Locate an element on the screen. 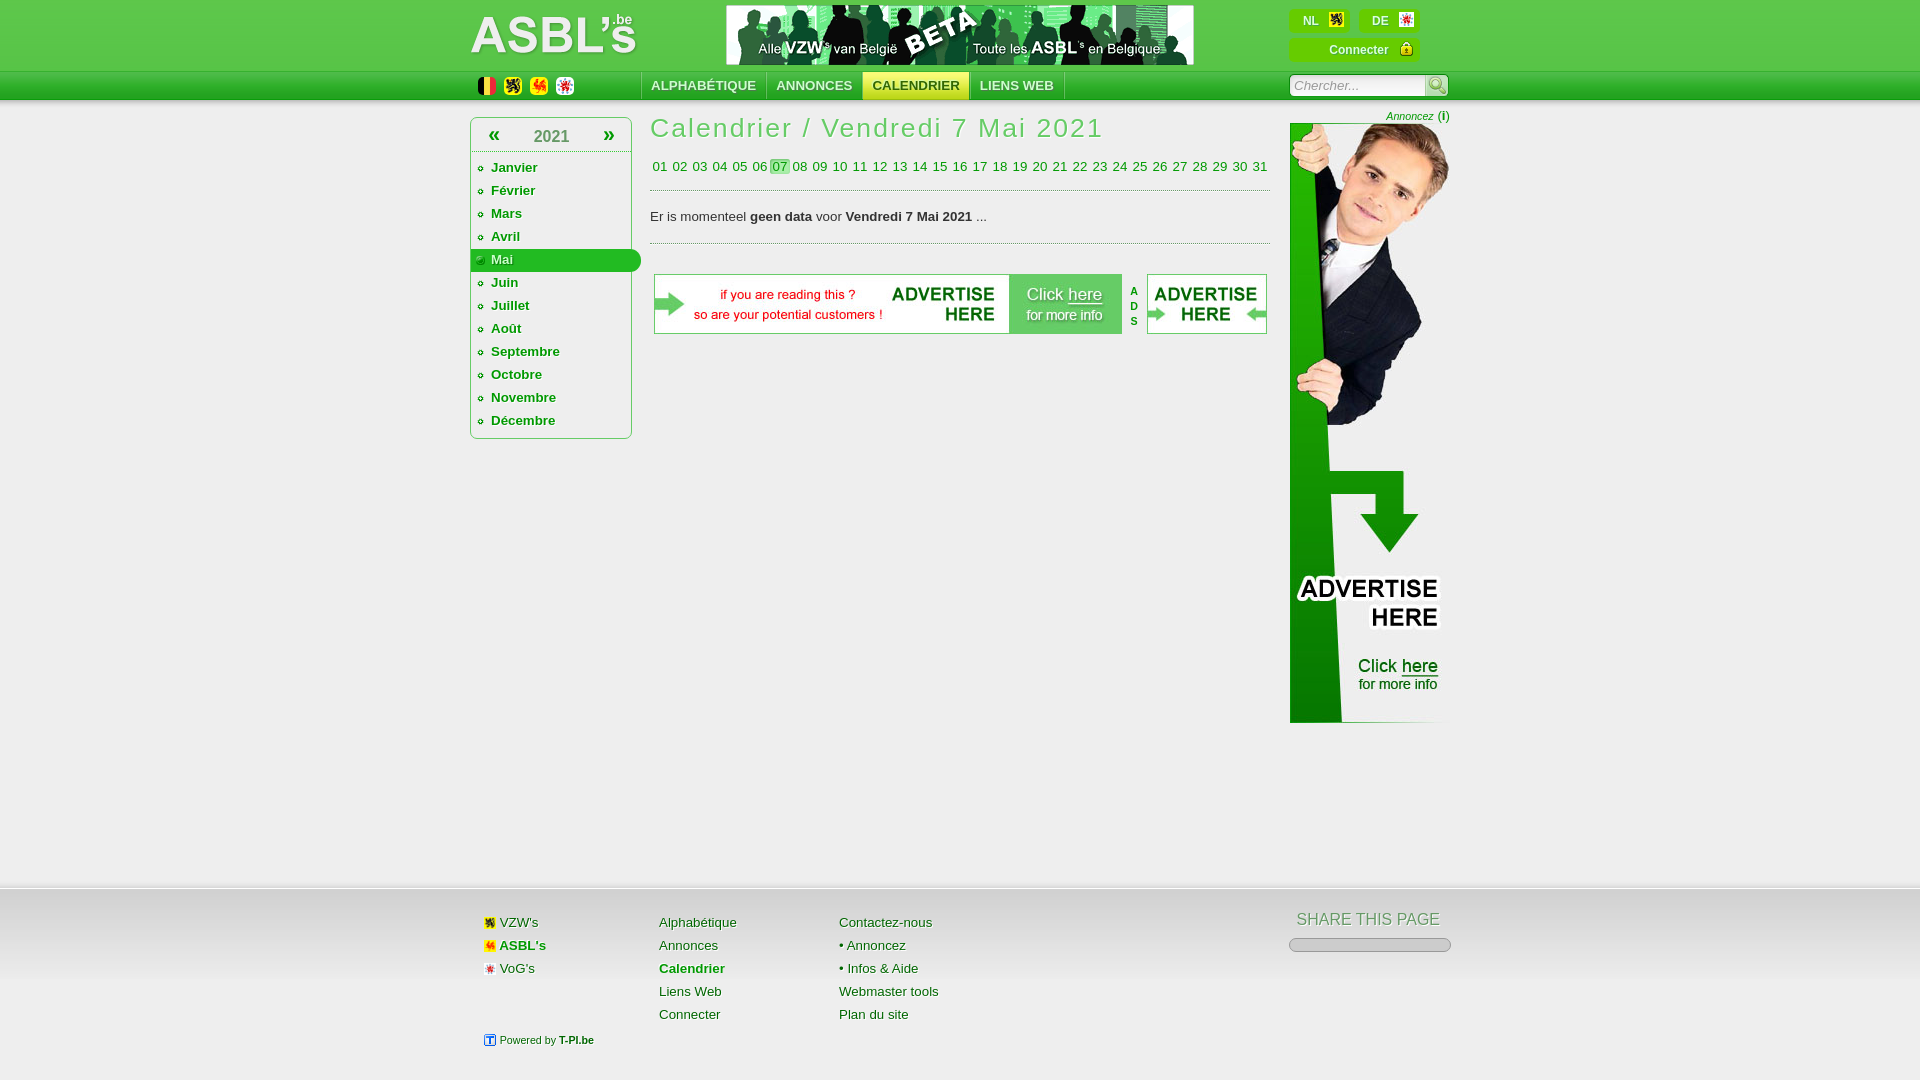  '25' is located at coordinates (1140, 165).